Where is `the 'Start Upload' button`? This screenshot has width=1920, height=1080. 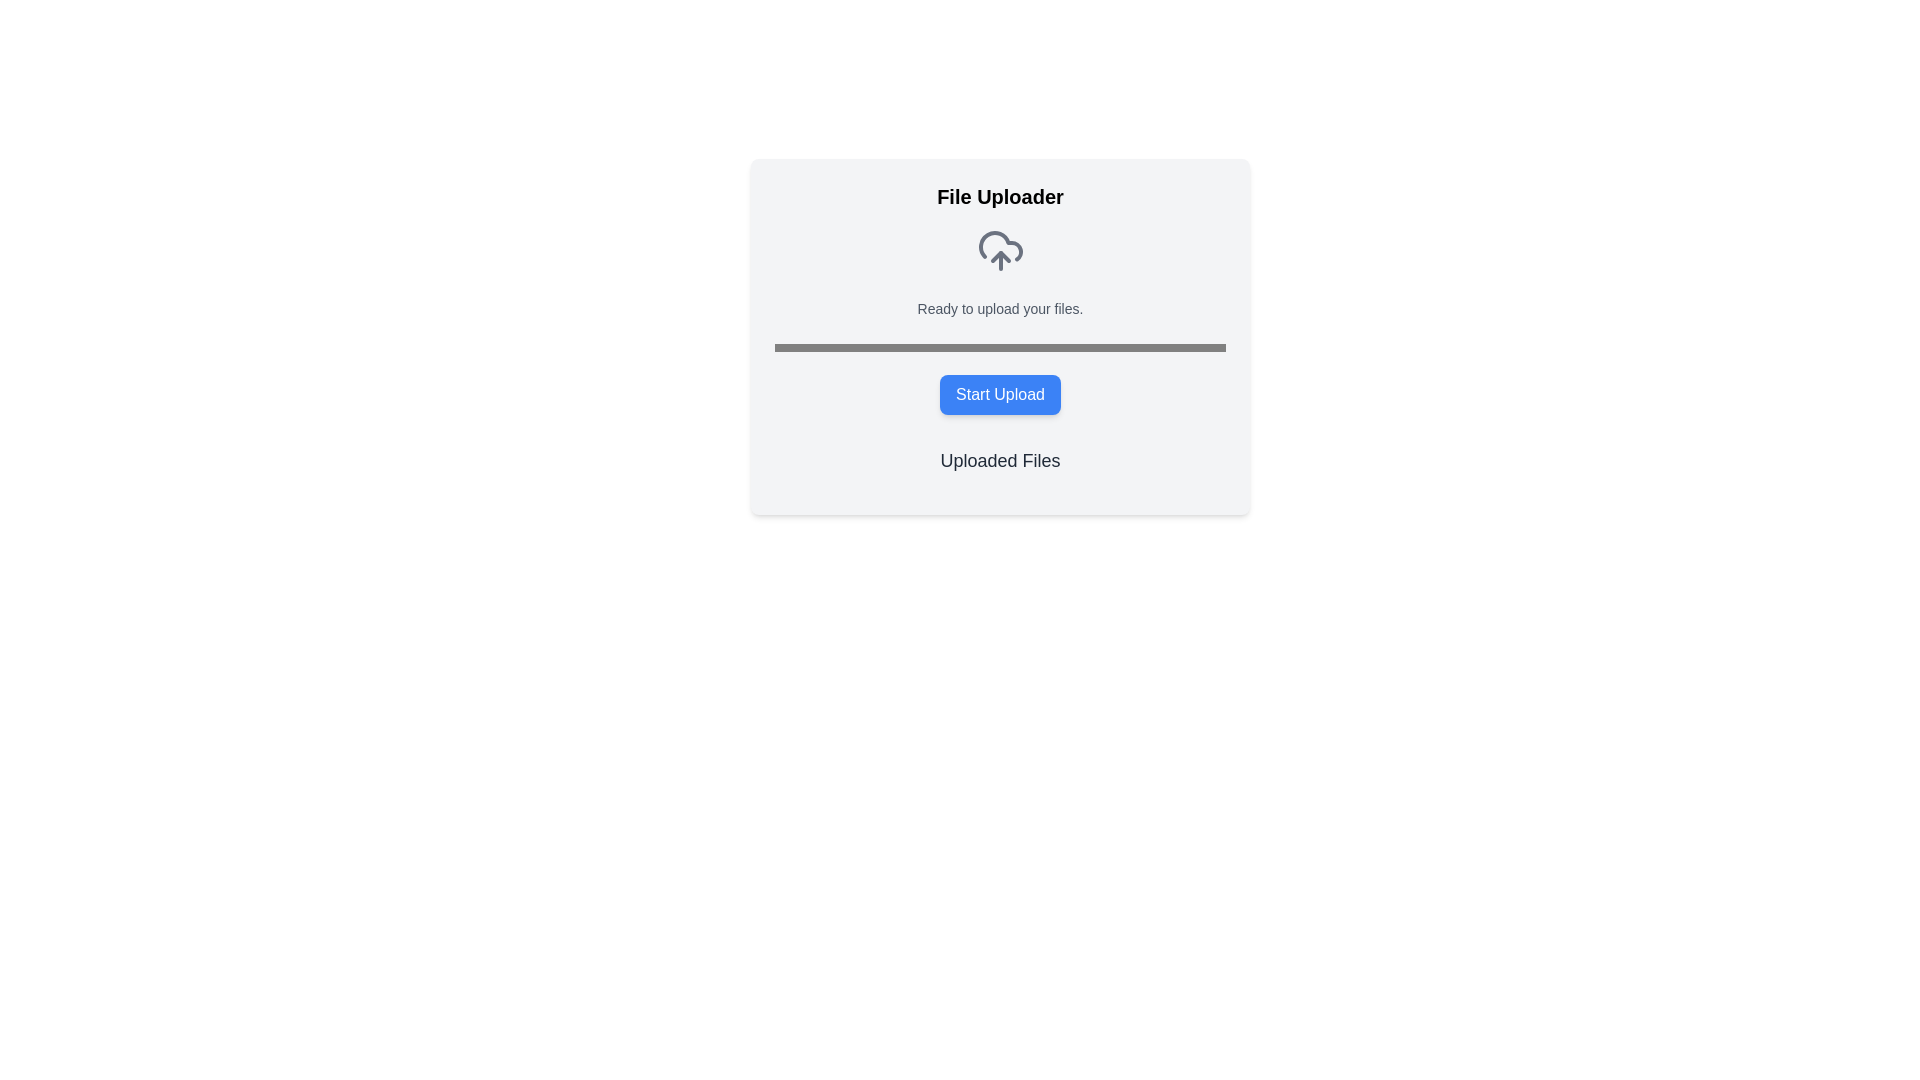 the 'Start Upload' button is located at coordinates (1000, 394).